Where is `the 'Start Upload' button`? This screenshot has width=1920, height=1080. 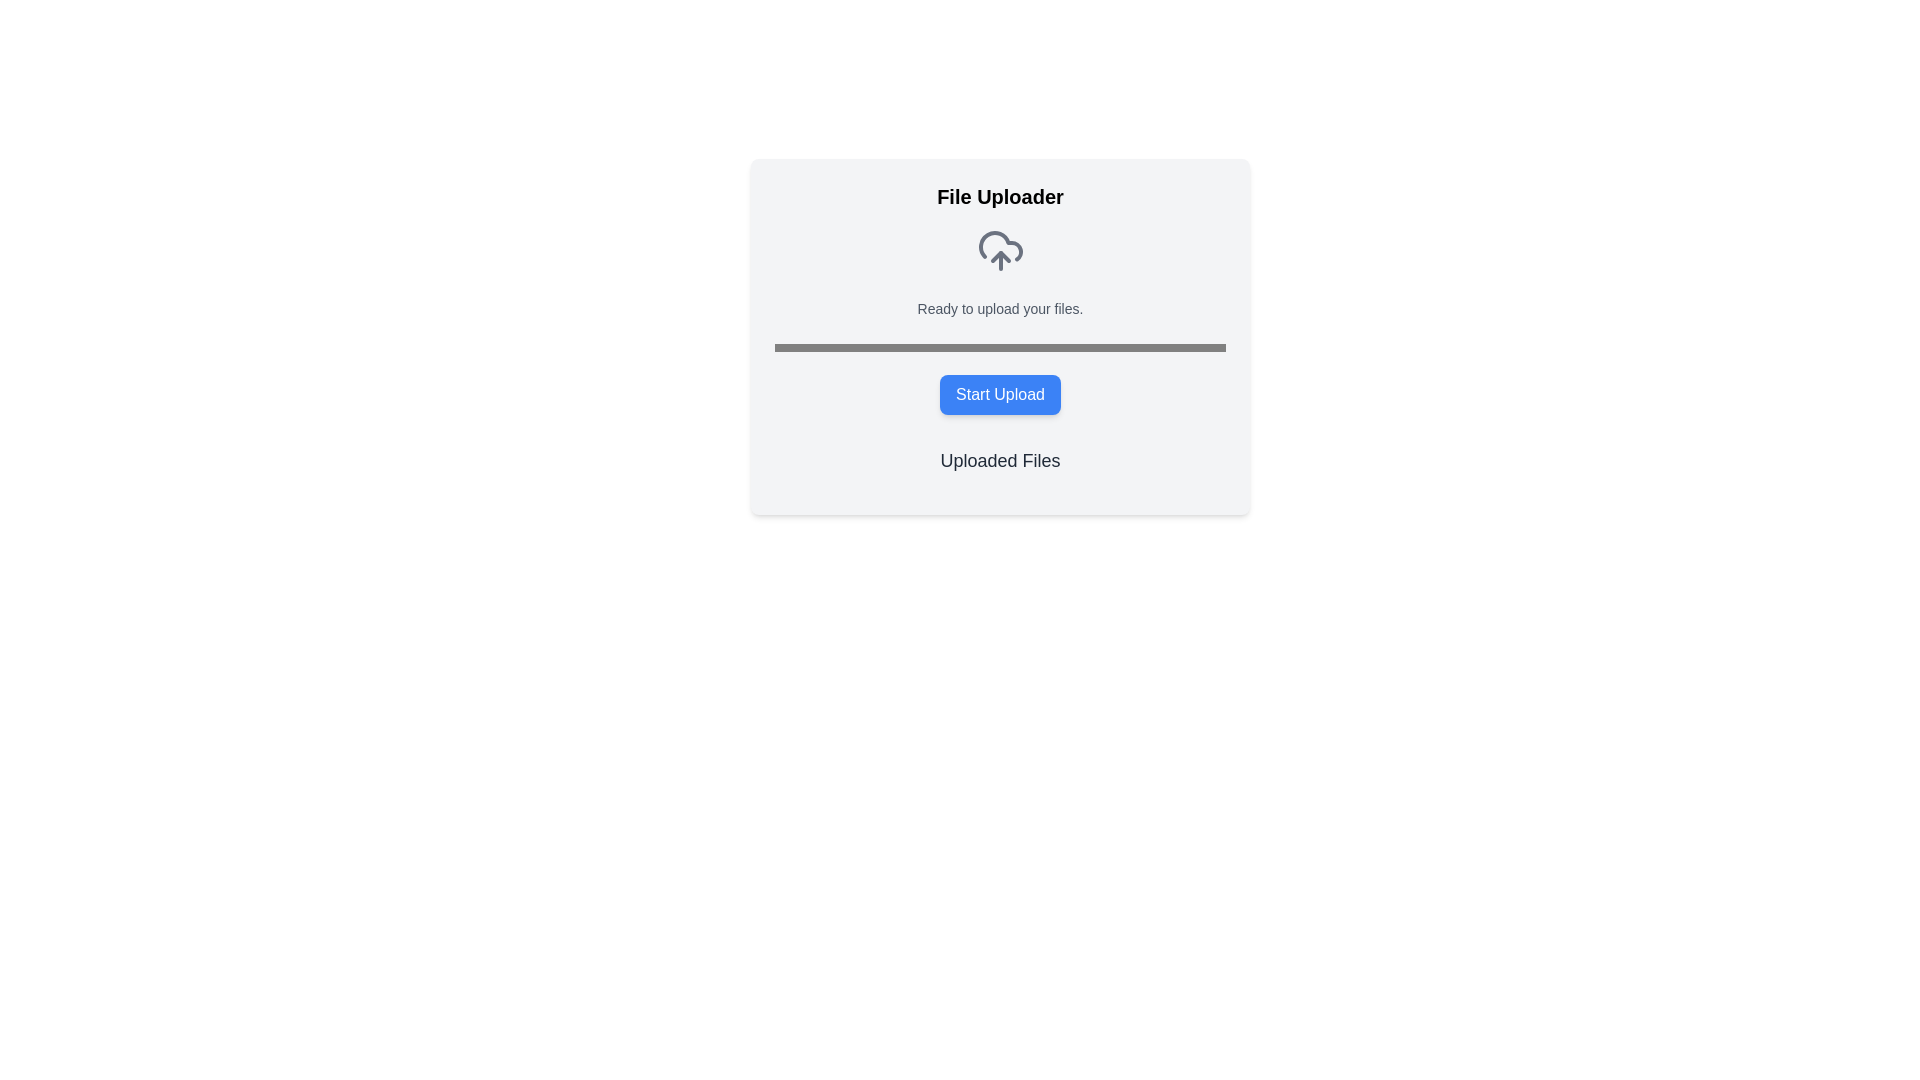 the 'Start Upload' button is located at coordinates (1000, 394).